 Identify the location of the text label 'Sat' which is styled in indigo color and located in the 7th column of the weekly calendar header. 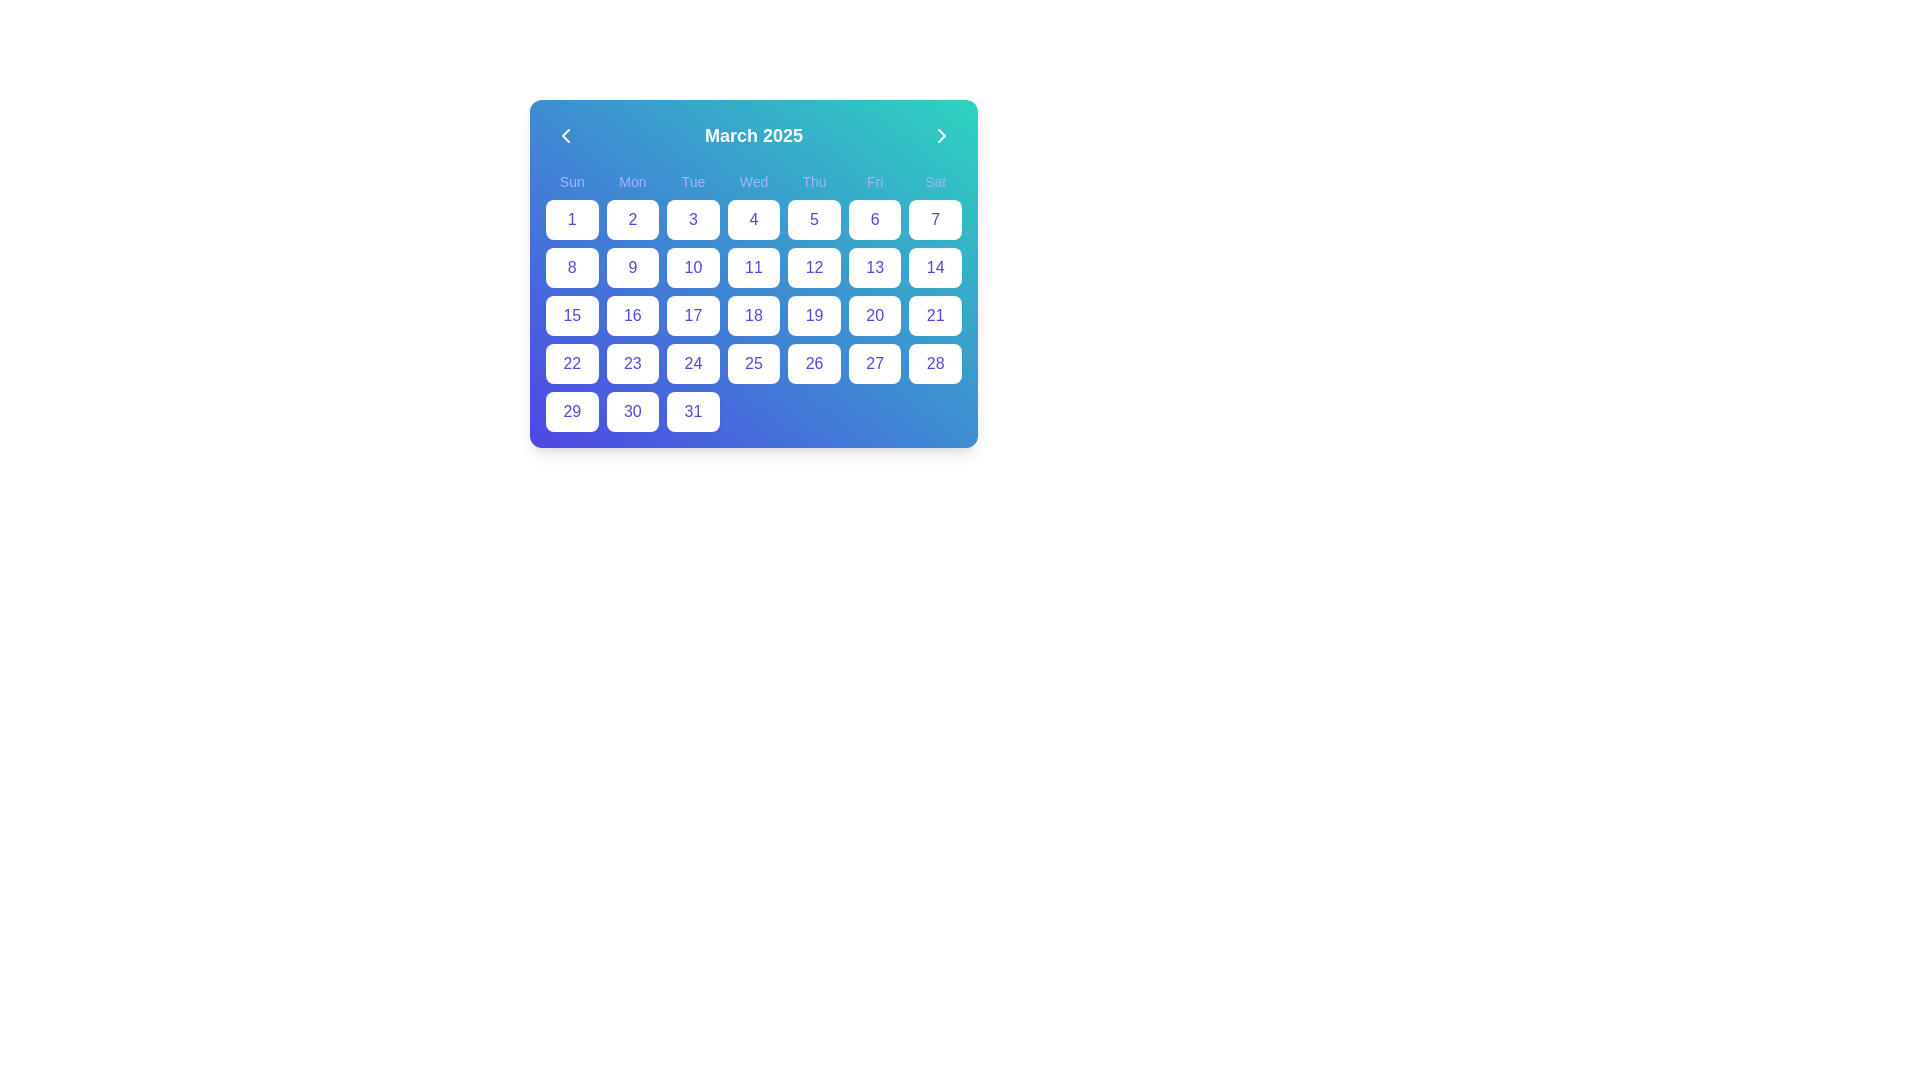
(934, 181).